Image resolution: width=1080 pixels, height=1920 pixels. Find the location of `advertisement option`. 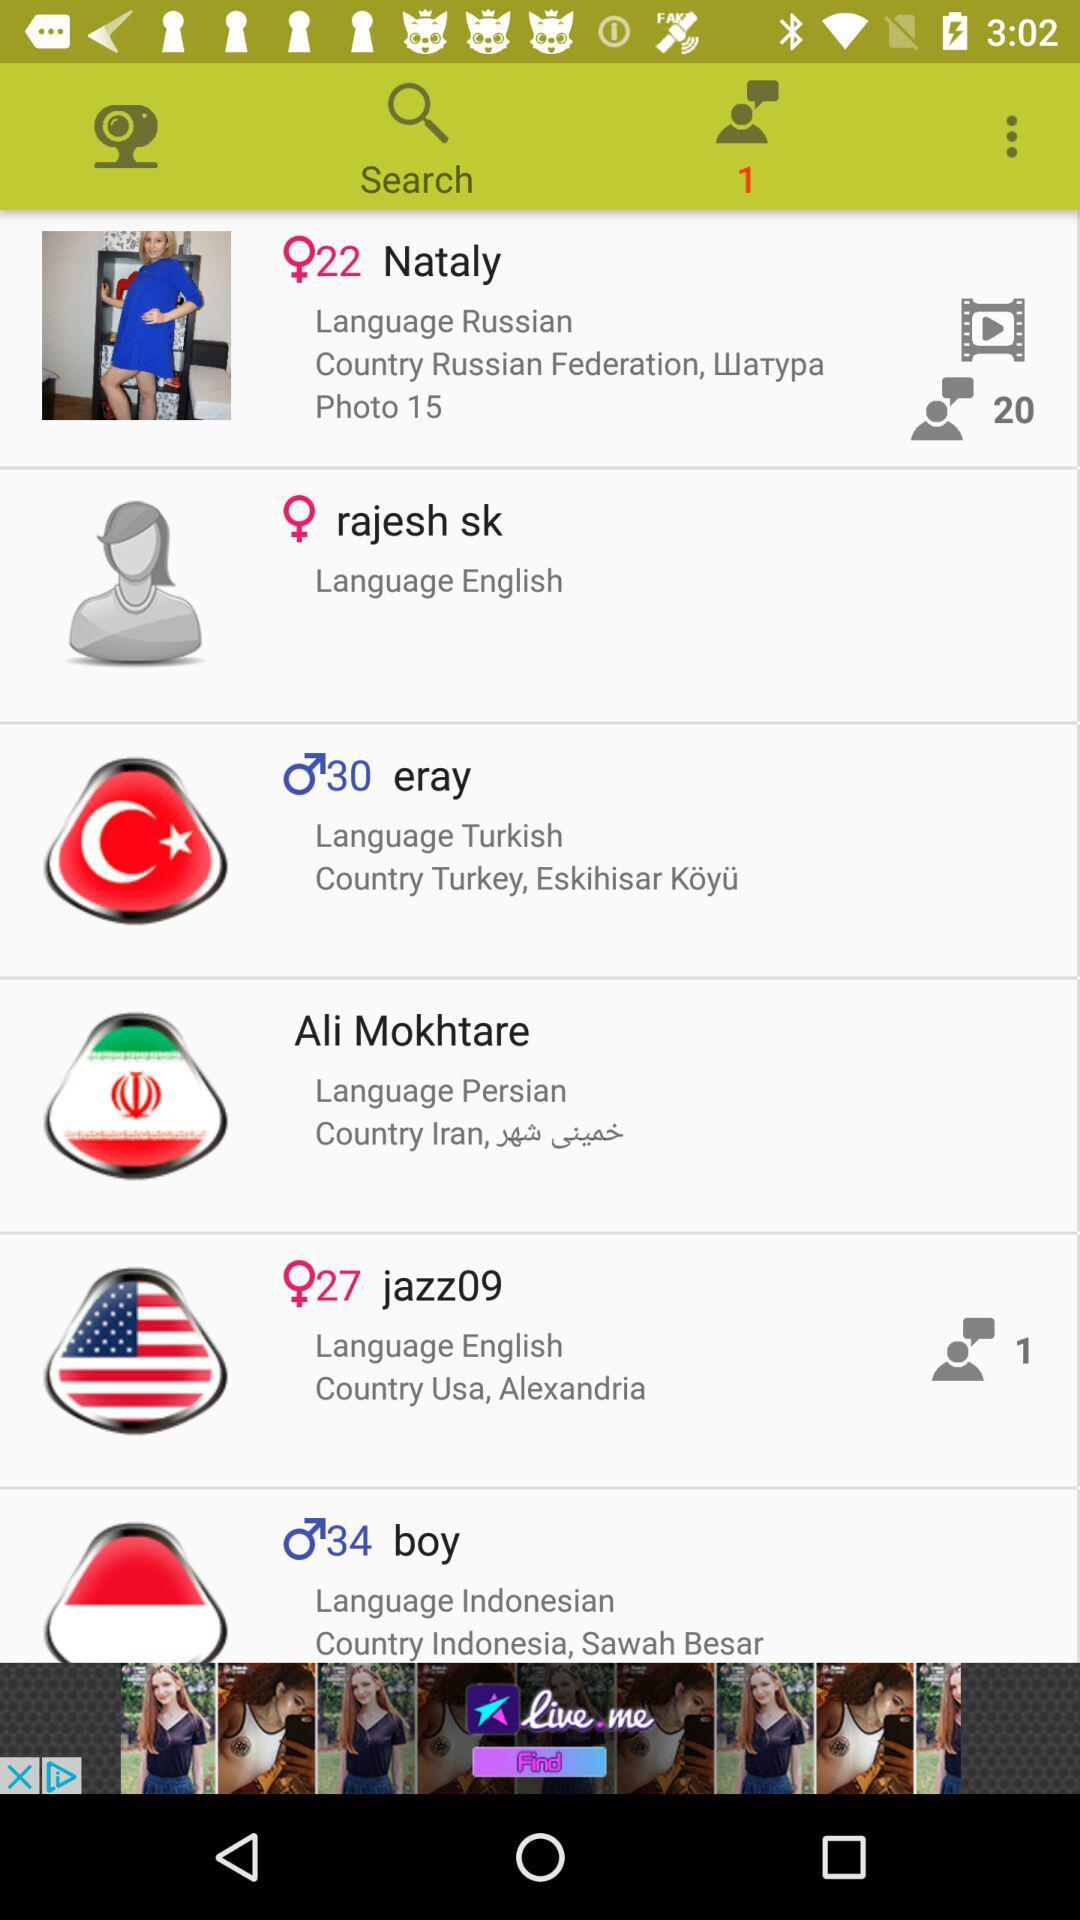

advertisement option is located at coordinates (540, 1727).